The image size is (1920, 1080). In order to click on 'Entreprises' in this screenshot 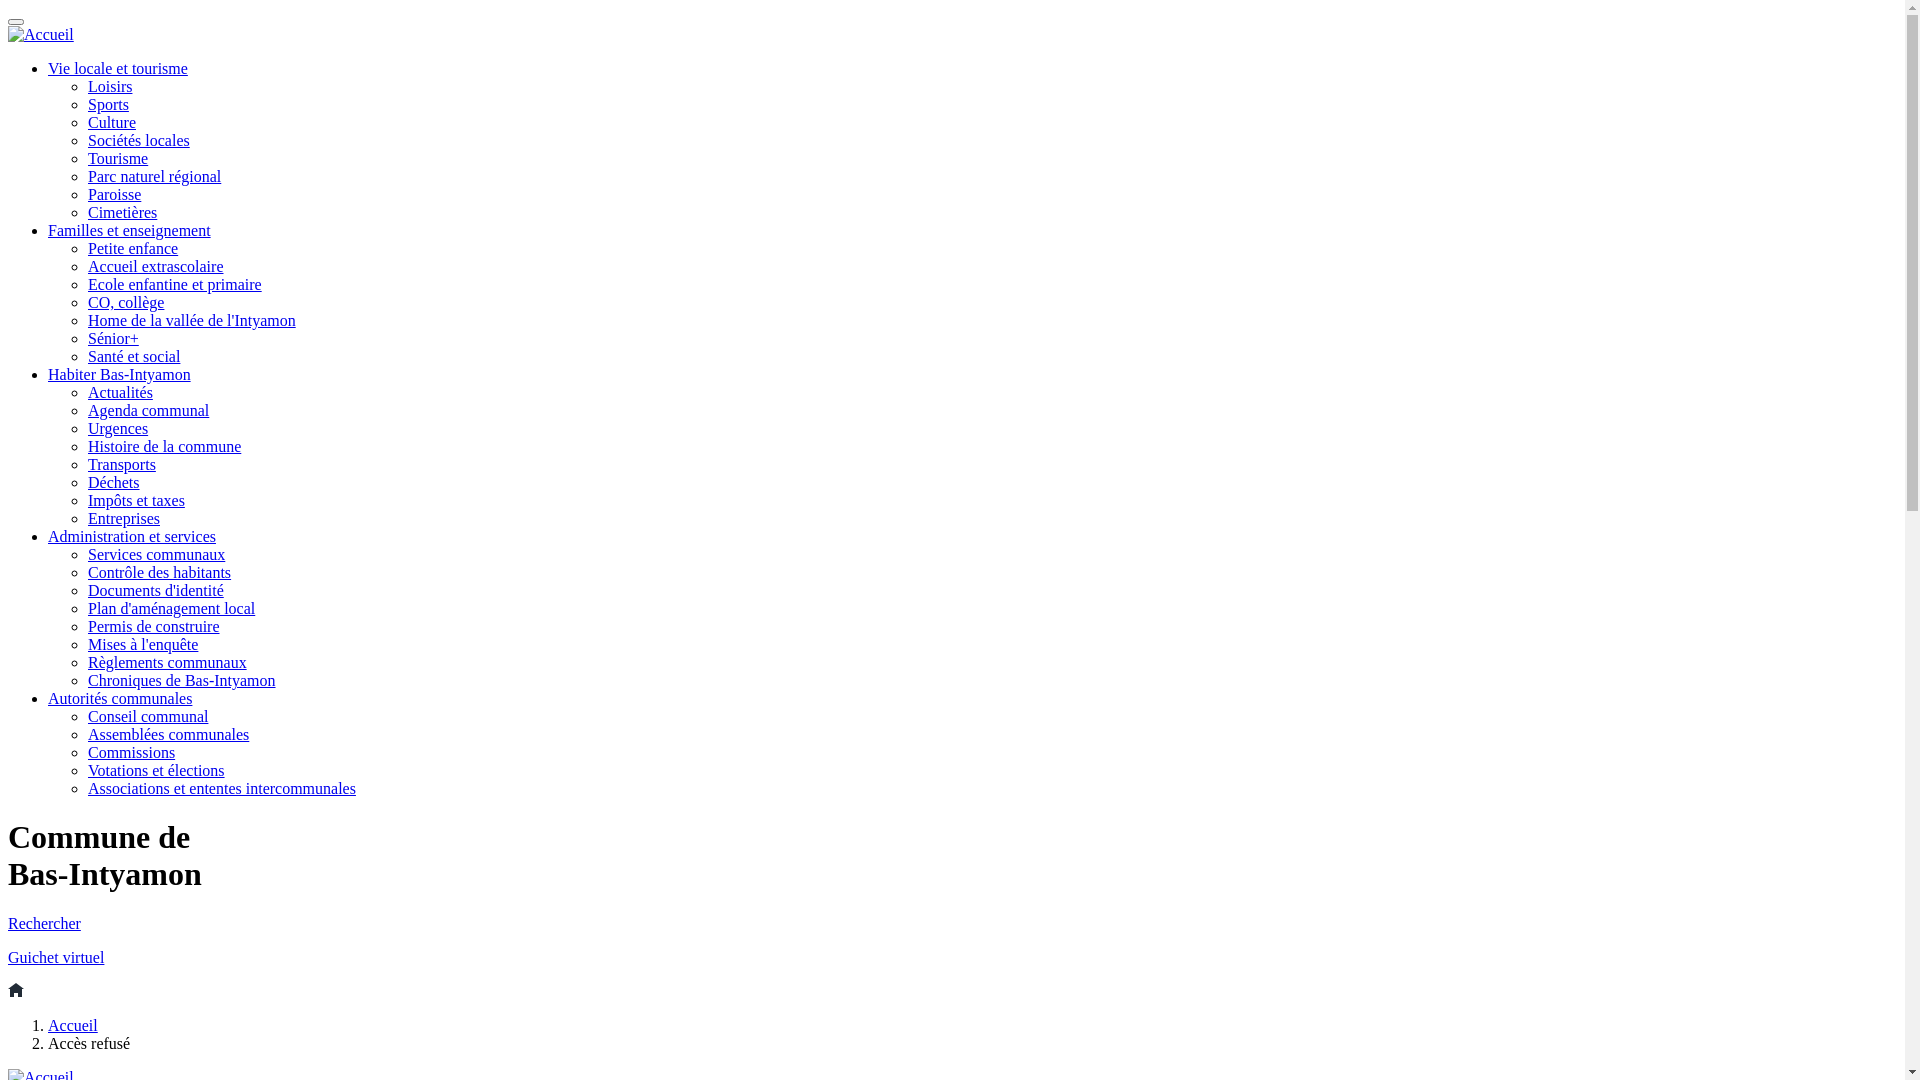, I will do `click(123, 517)`.